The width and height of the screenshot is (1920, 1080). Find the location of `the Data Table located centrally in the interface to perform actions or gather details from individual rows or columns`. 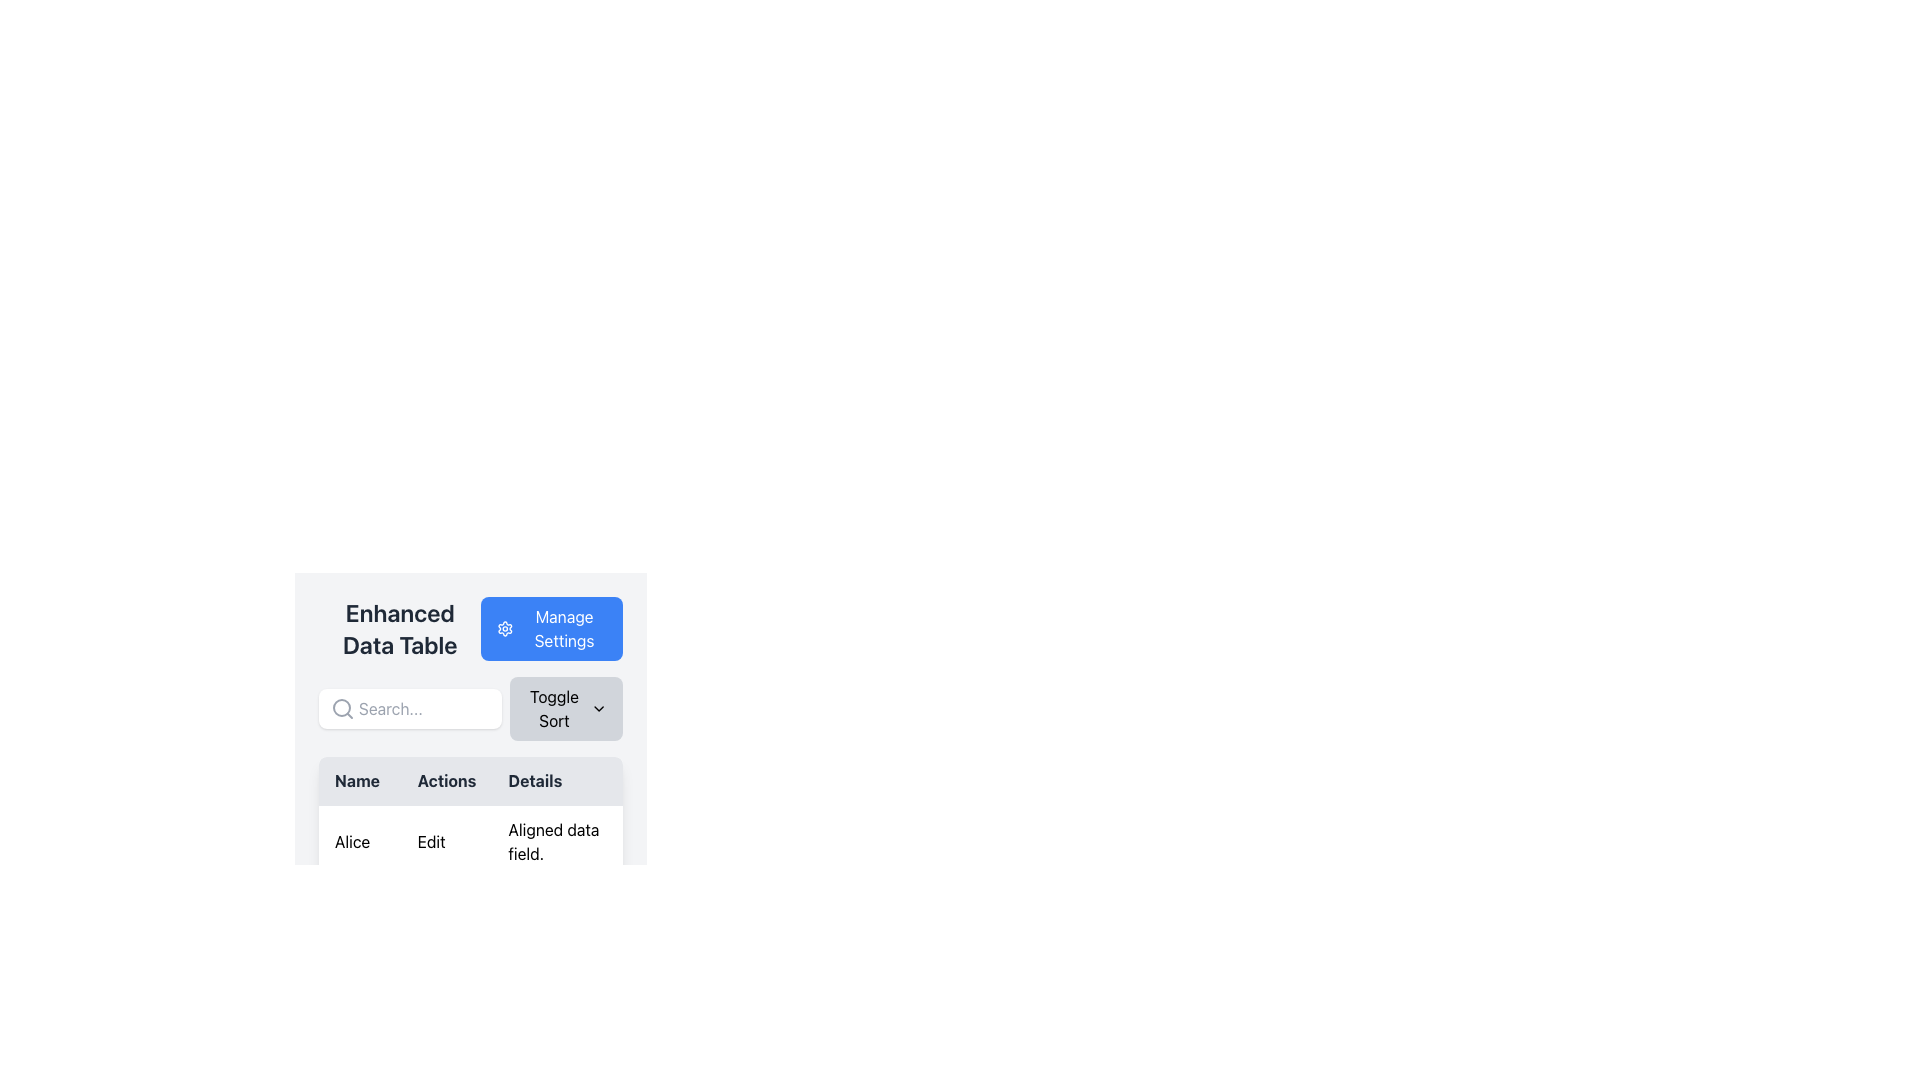

the Data Table located centrally in the interface to perform actions or gather details from individual rows or columns is located at coordinates (469, 889).